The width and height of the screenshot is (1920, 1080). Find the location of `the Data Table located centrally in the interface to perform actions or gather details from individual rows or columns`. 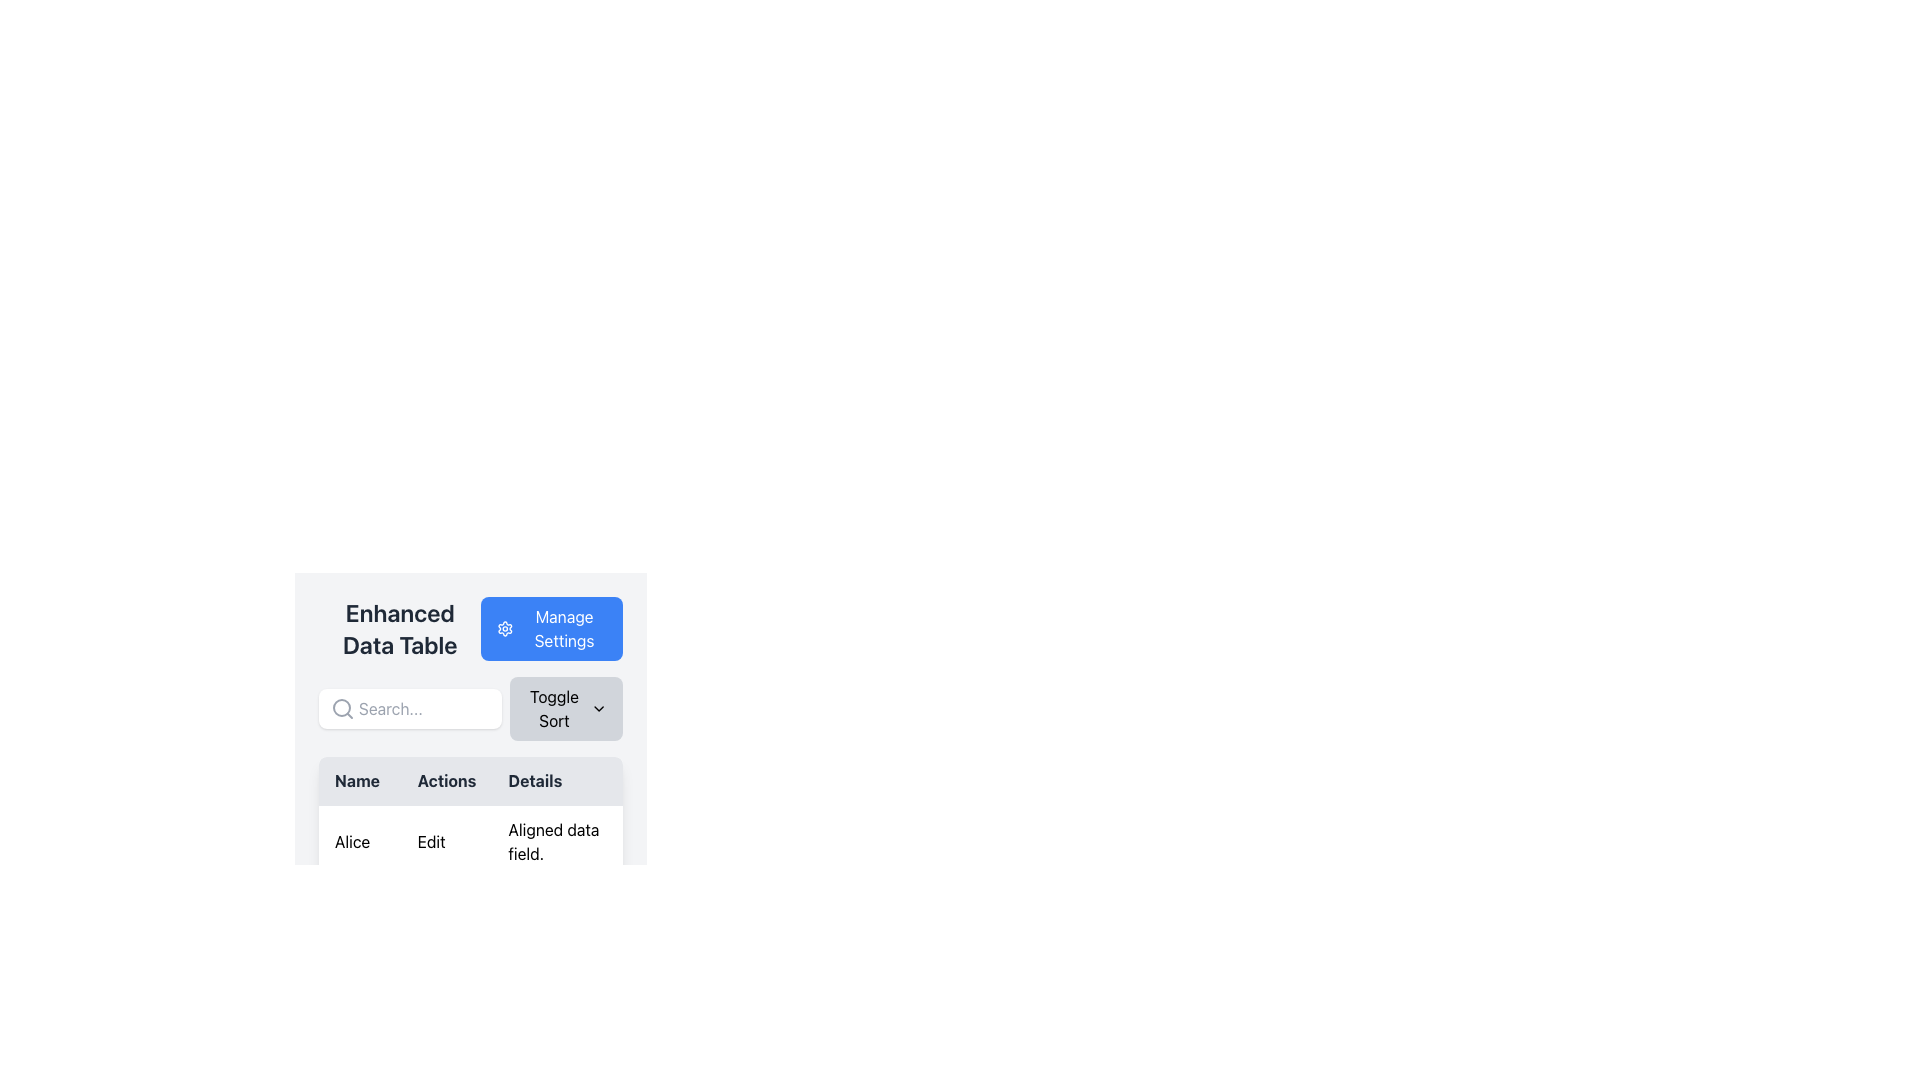

the Data Table located centrally in the interface to perform actions or gather details from individual rows or columns is located at coordinates (469, 889).